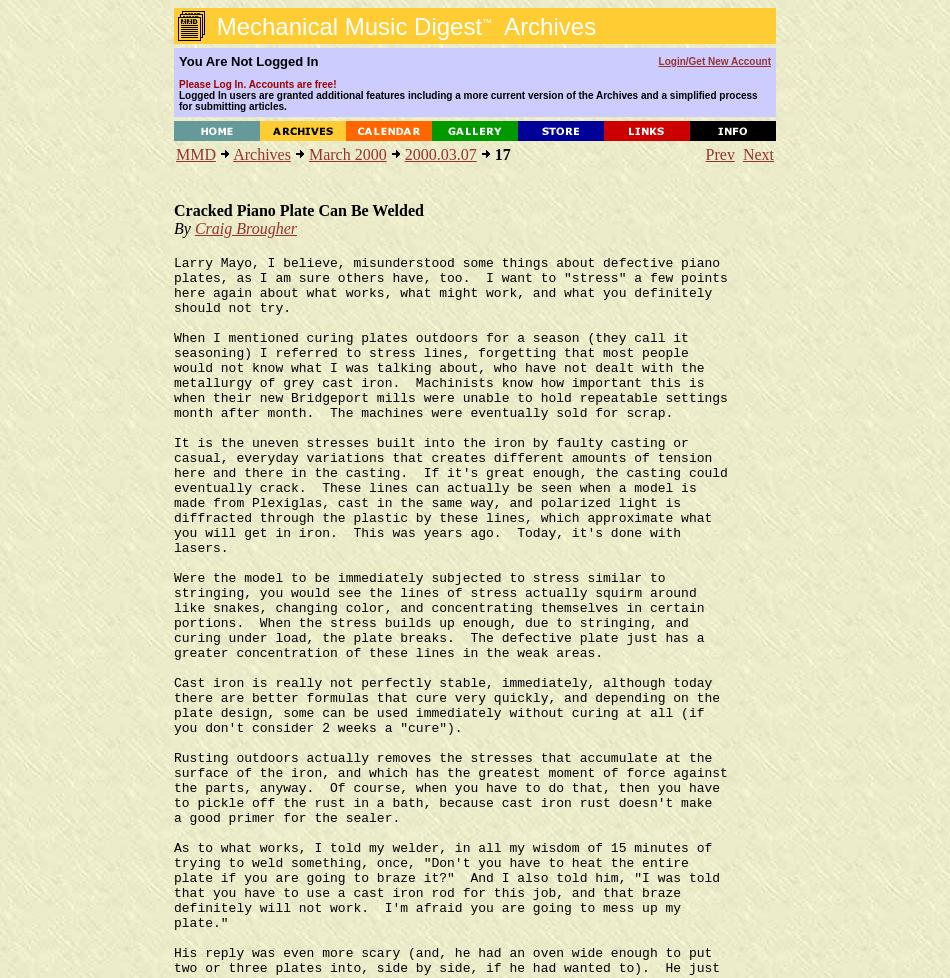 This screenshot has width=950, height=978. What do you see at coordinates (466, 101) in the screenshot?
I see `'Logged In users are granted additional features including a more current version of the Archives and a simplified process for submitting articles.'` at bounding box center [466, 101].